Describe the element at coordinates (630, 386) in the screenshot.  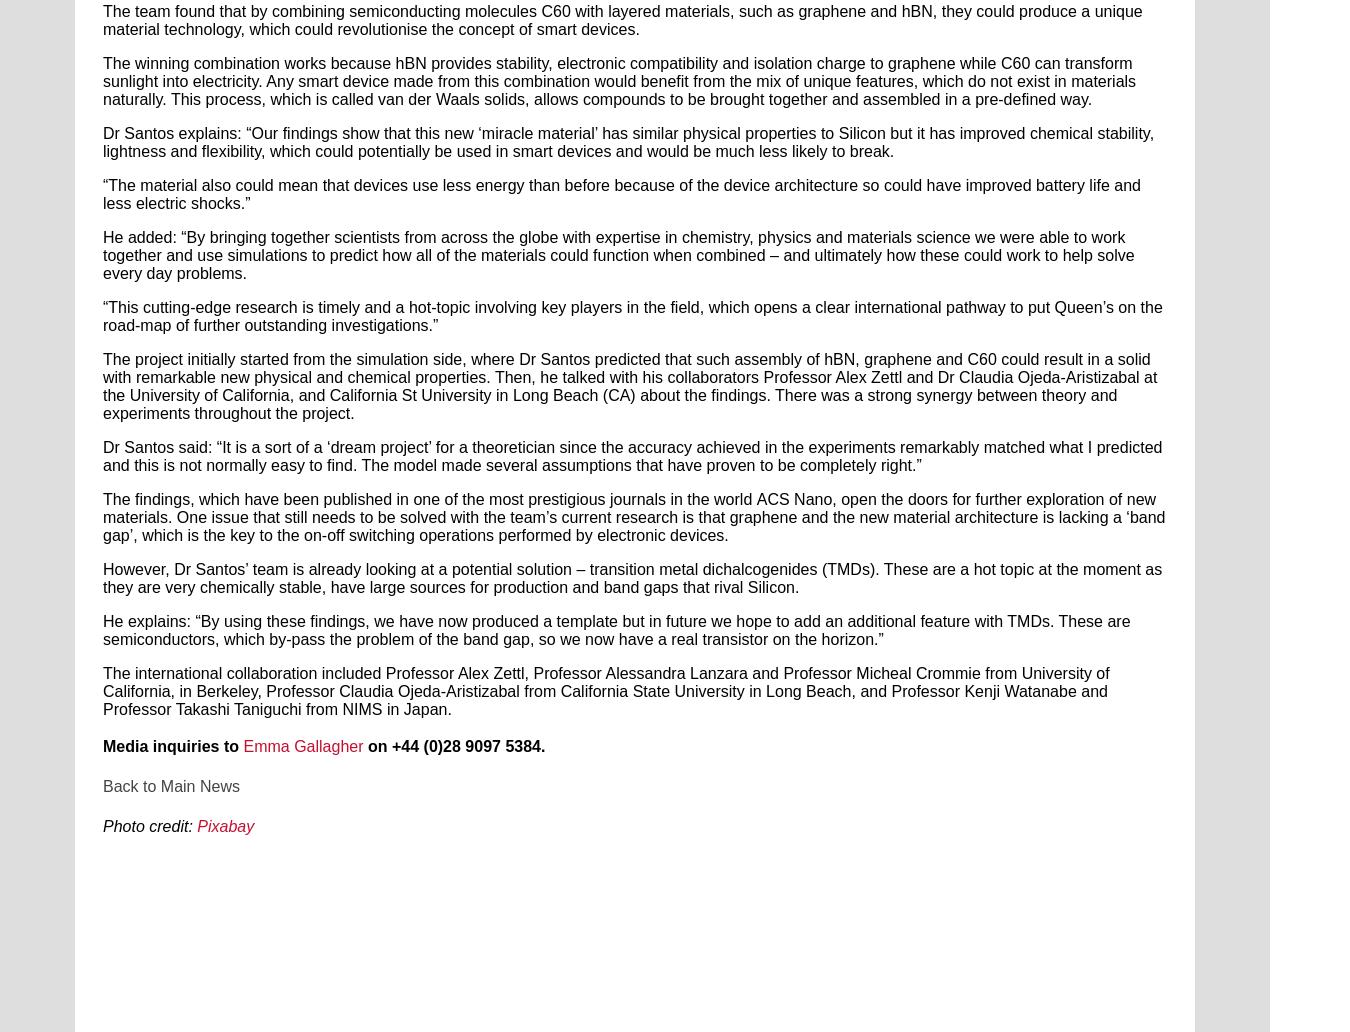
I see `'The project initially started from the simulation side, where Dr Santos predicted that such assembly of hBN, graphene and C60 could result in a solid with remarkable new physical and chemical properties. Then, he talked with his collaborators Professor Alex Zettl and Dr Claudia Ojeda-Aristizabal at the University of California, and California St University in Long Beach (CA) about the findings. There was a strong synergy between theory and experiments throughout the project.'` at that location.